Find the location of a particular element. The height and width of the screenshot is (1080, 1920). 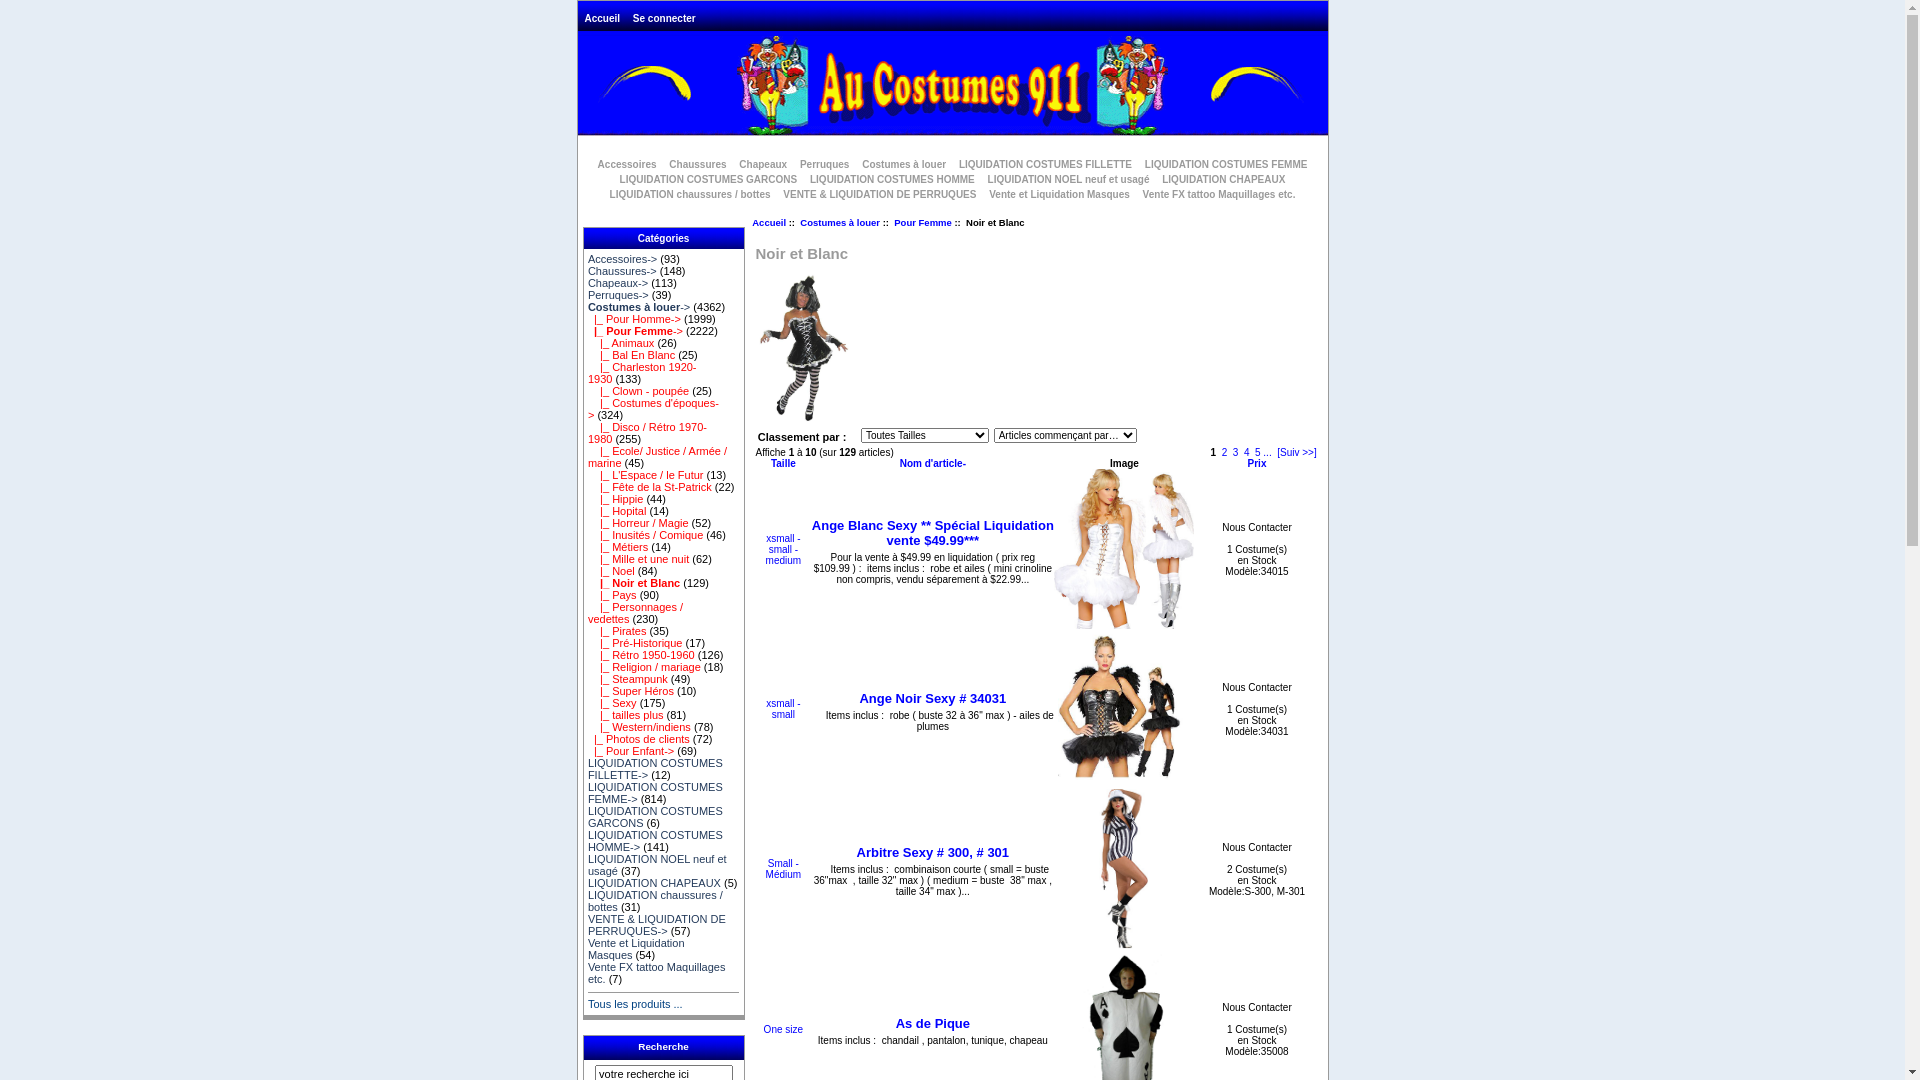

'Prix' is located at coordinates (1256, 463).